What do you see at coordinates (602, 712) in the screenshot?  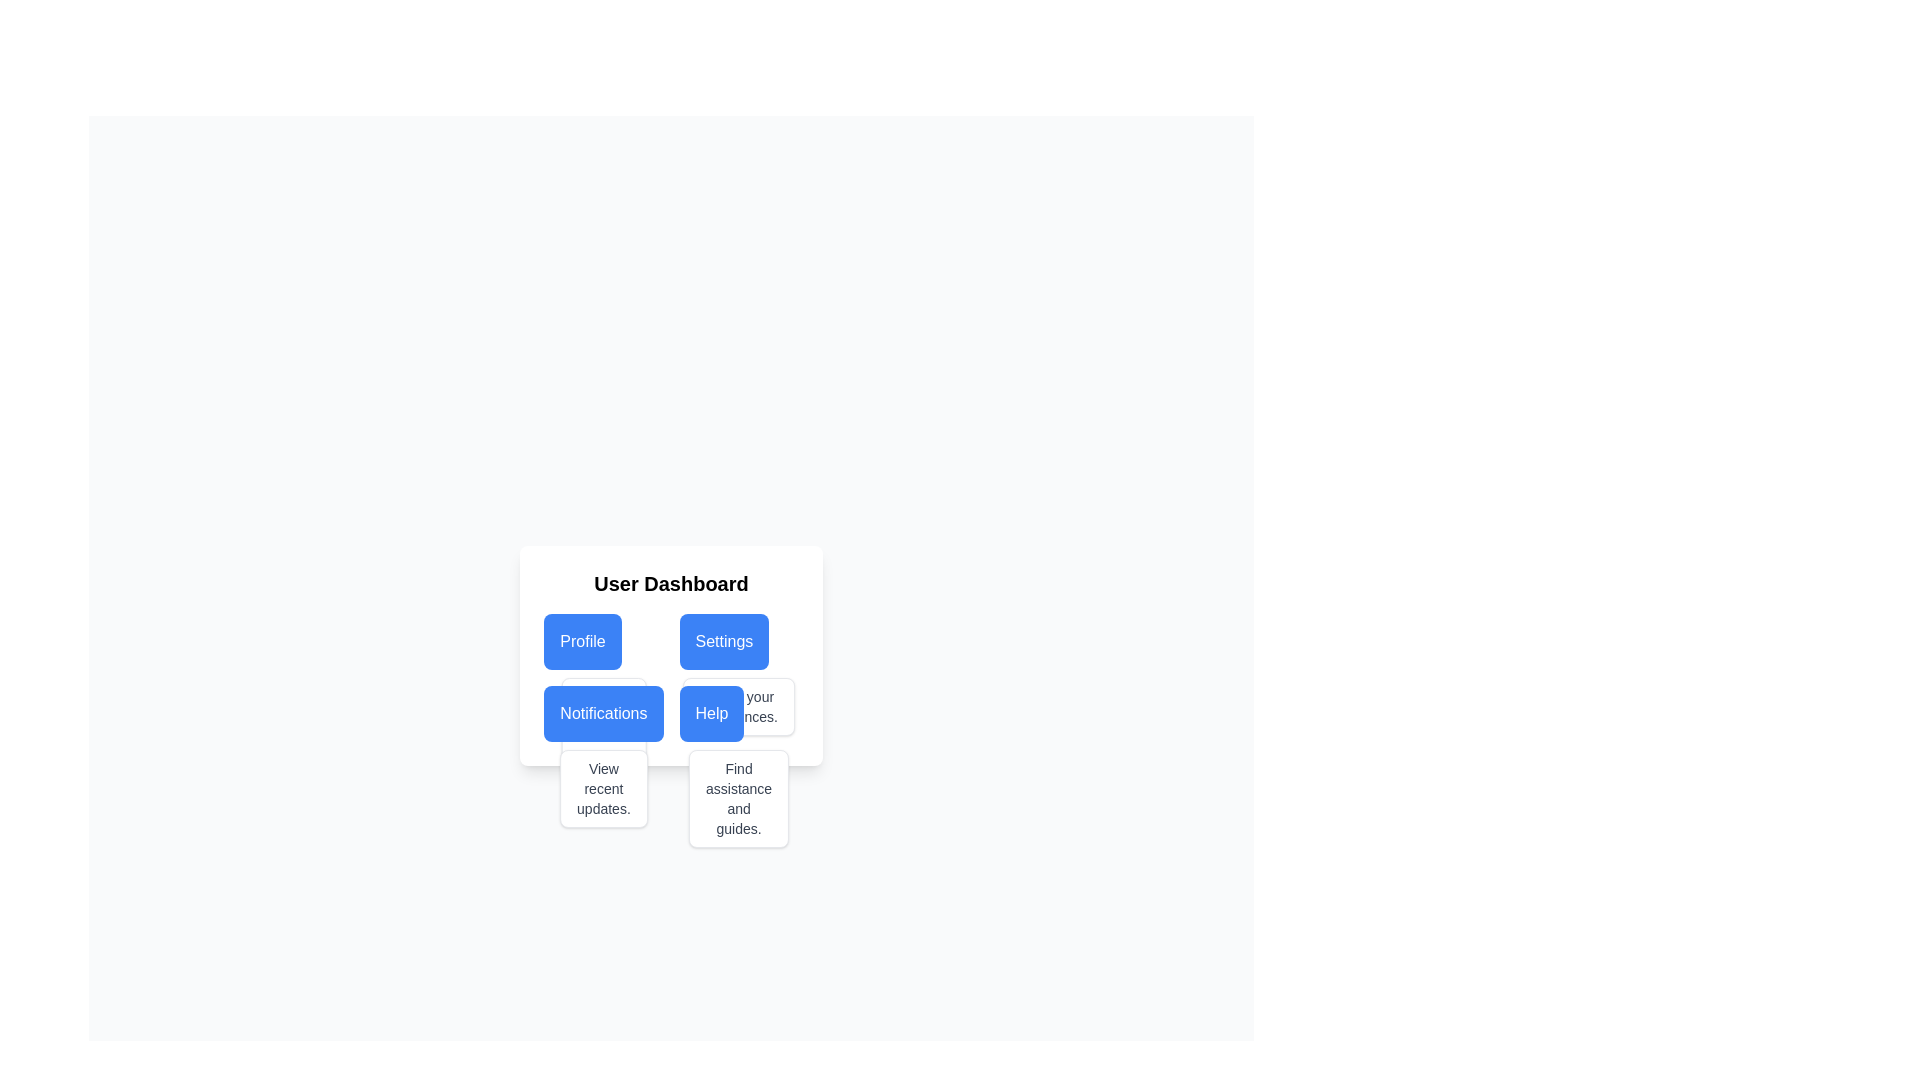 I see `the notifications button located in the User Dashboard section, which is the third button in the grid layout, positioned below the Profile button and to the left of the Help button` at bounding box center [602, 712].